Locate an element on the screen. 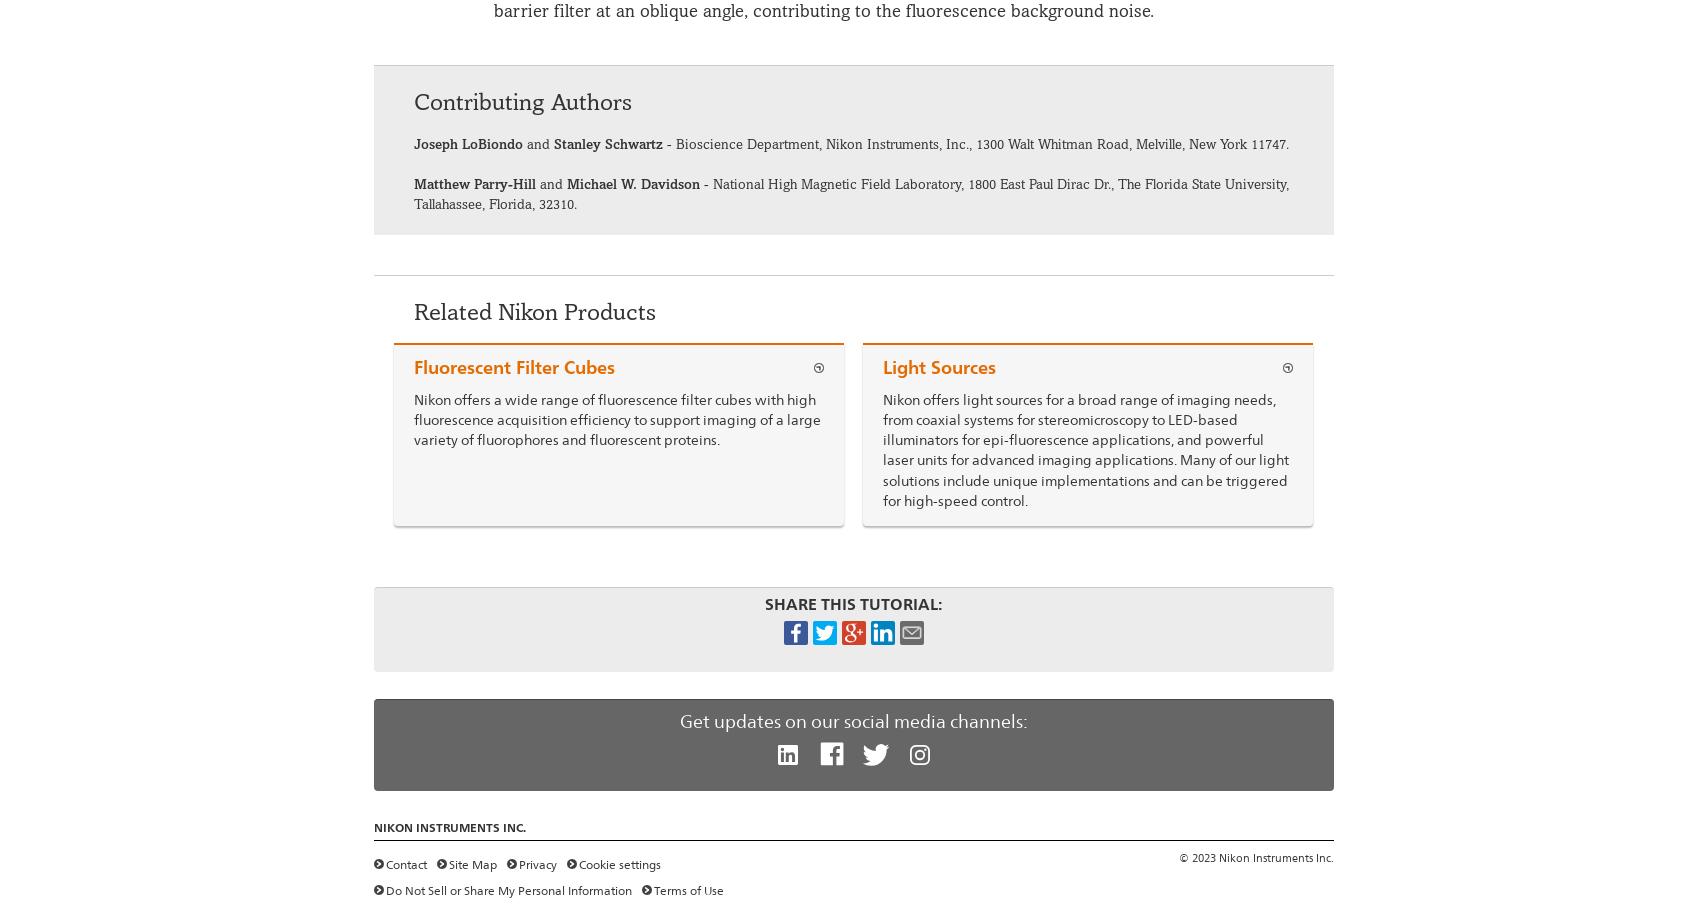 This screenshot has height=912, width=1707. '- National High Magnetic Field Laboratory, 1800 East Paul Dirac Dr., The Florida State University, Tallahassee, Florida, 32310.' is located at coordinates (850, 192).